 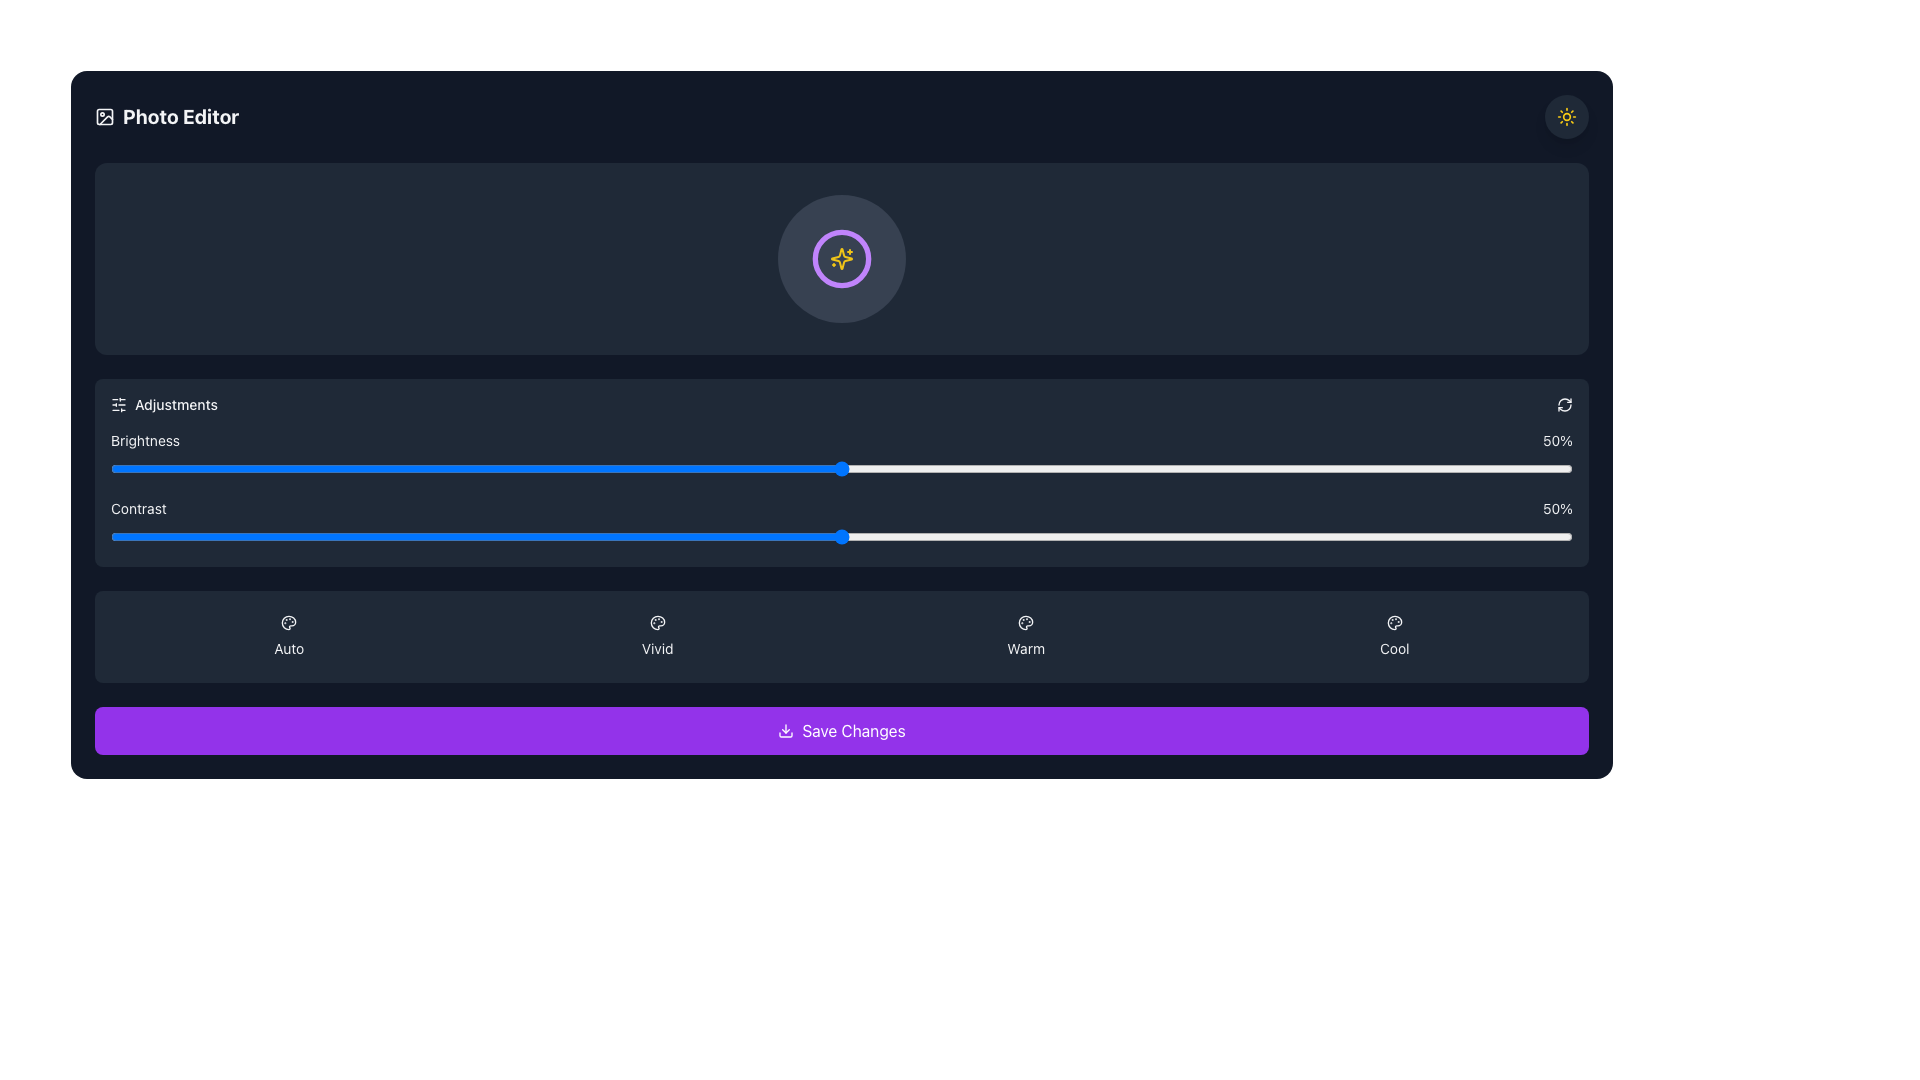 I want to click on the 'Warm' button, which is a rectangular button with rounded edges and a dark background, located between the 'Vivid' and 'Cool' buttons in a horizontal series of four buttons, so click(x=1026, y=636).